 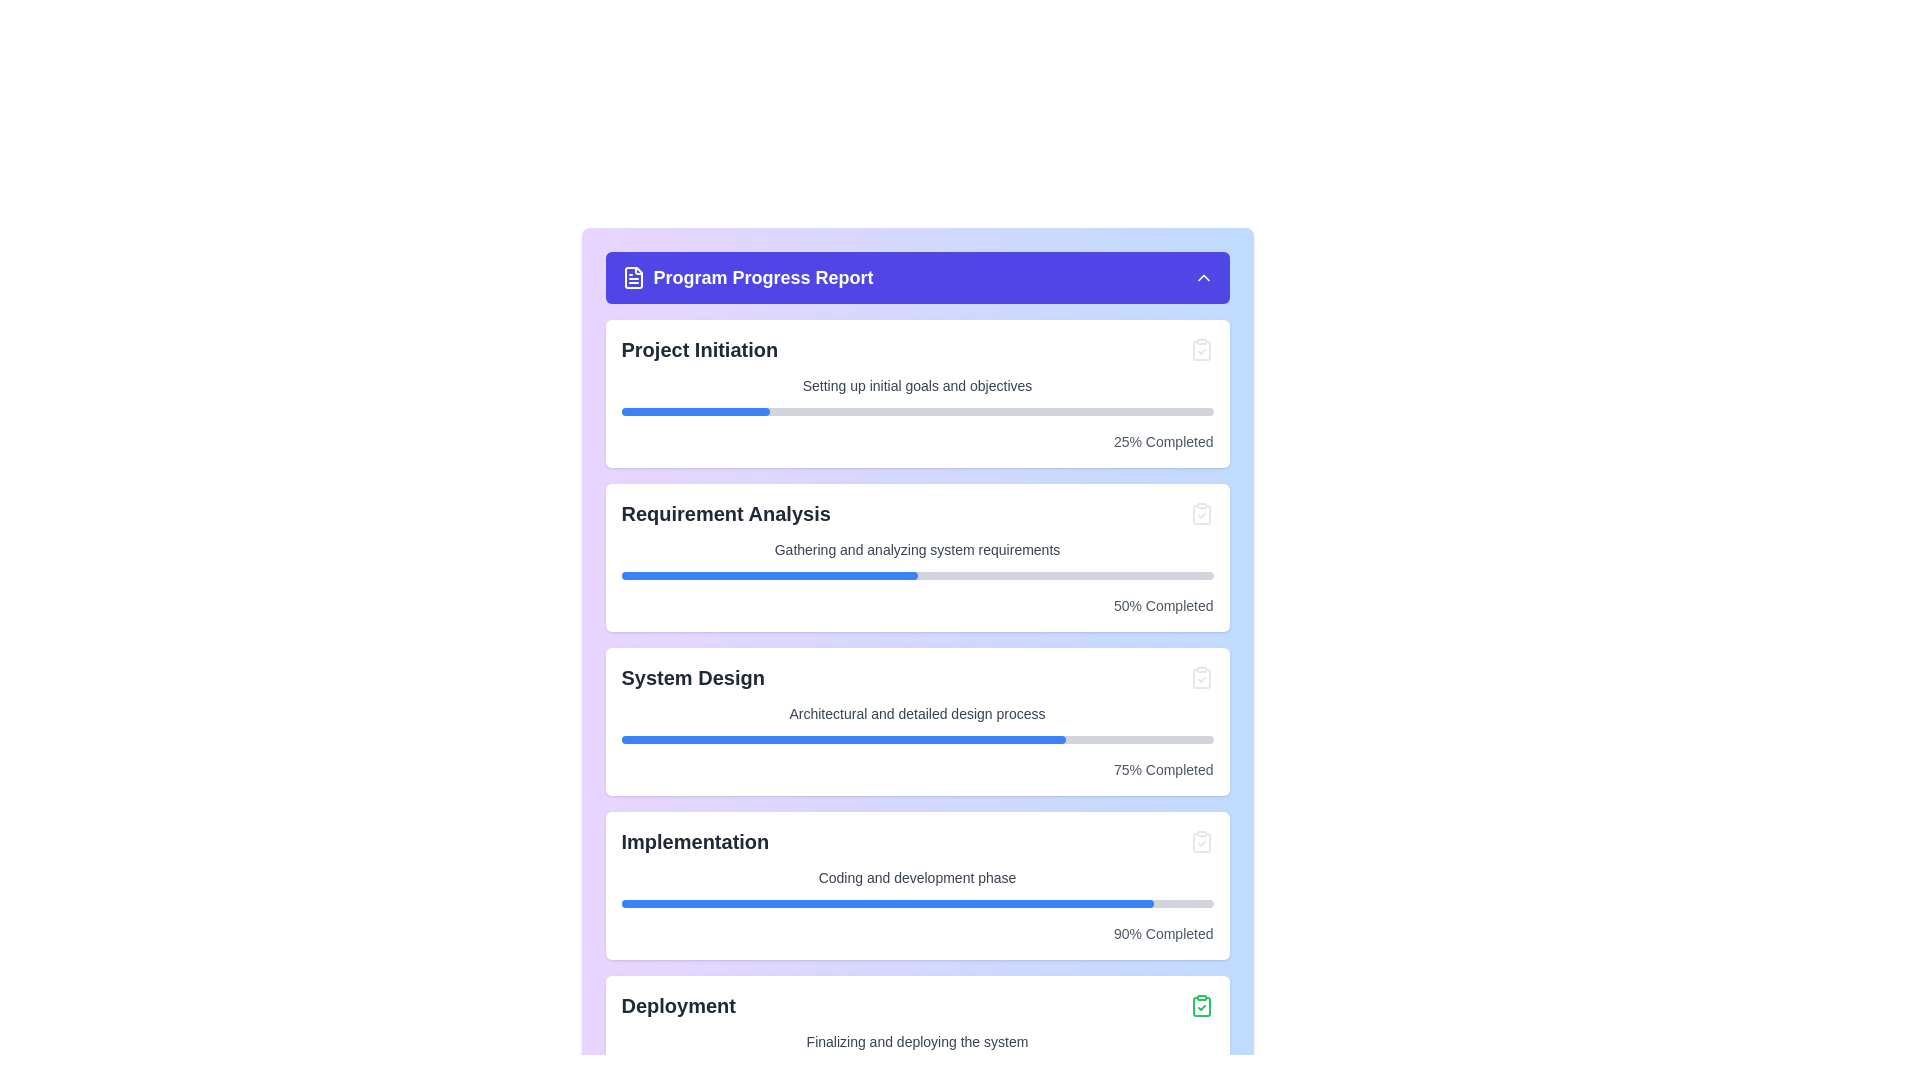 I want to click on text 'System Design' which is prominently displayed in bold and larger font within the 'Program Progress Report' panel, specifically in the third section below 'Requirement Analysis', so click(x=693, y=677).